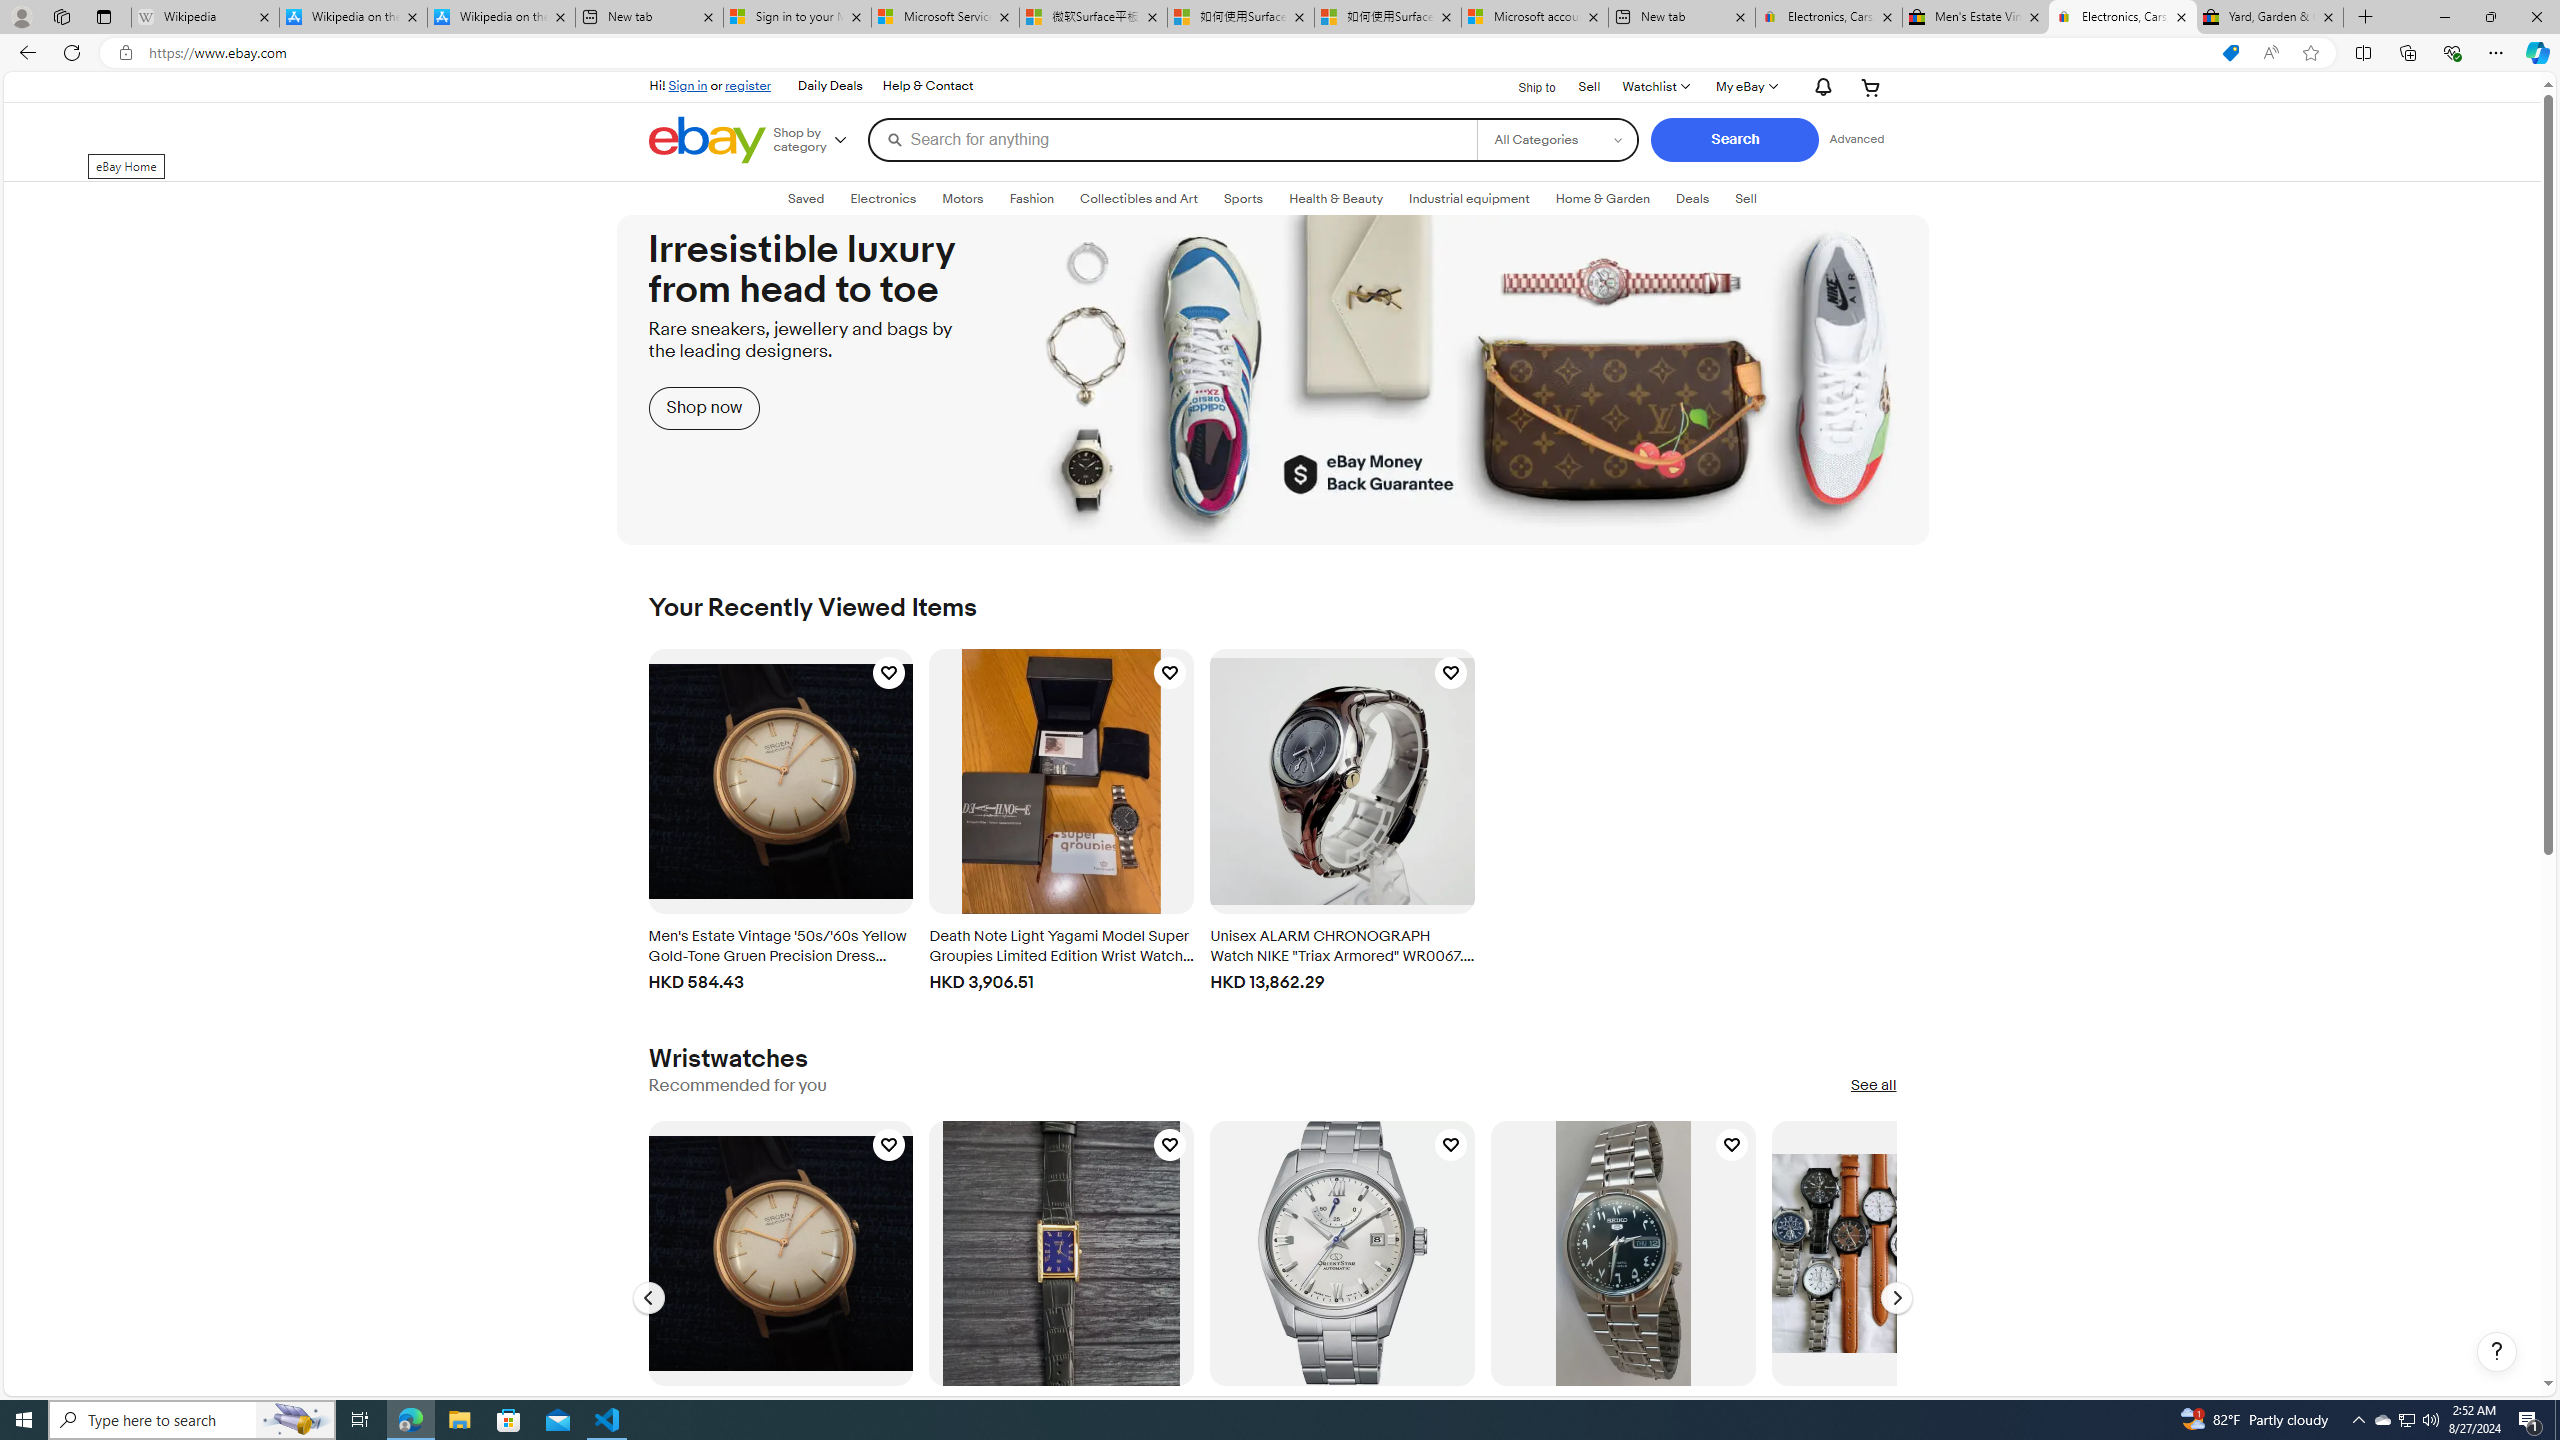 This screenshot has width=2560, height=1440. I want to click on 'register', so click(747, 84).